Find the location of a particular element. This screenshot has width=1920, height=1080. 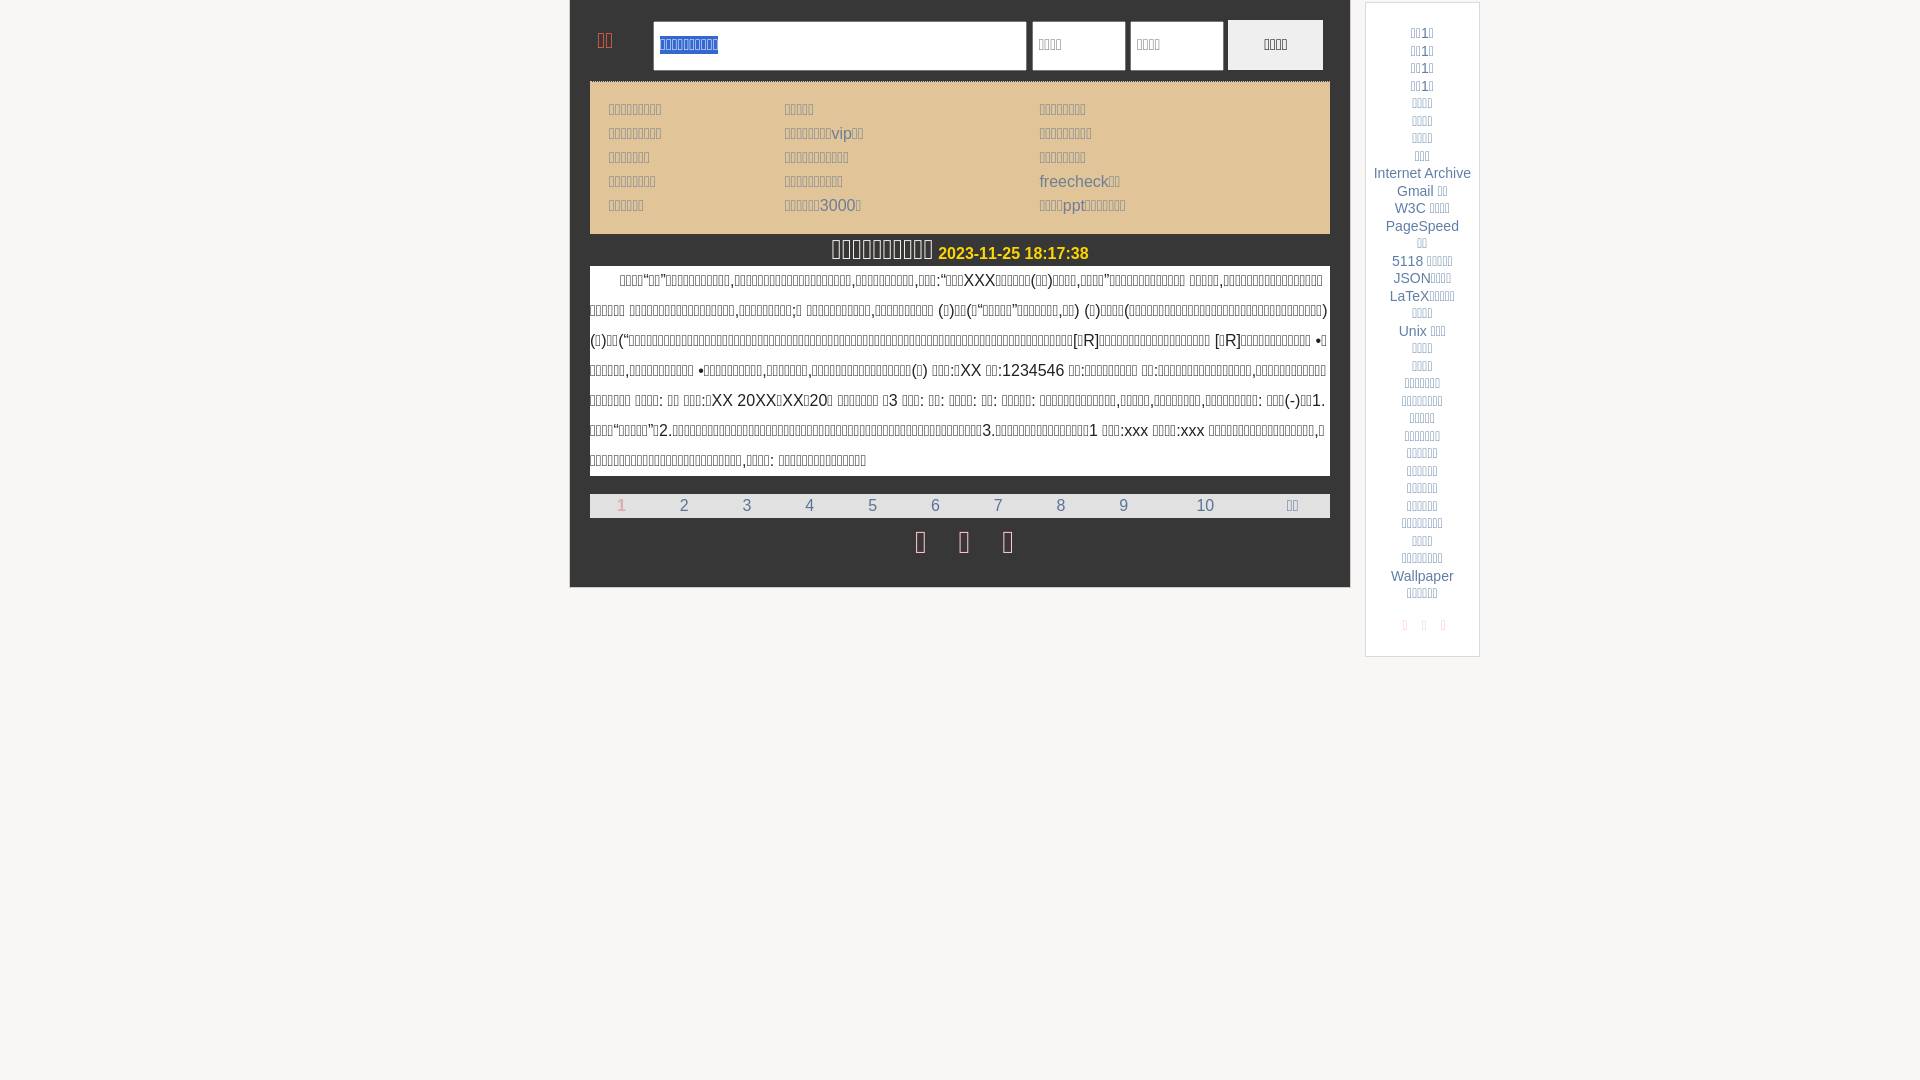

'2023-11-25 18:17:38' is located at coordinates (1012, 252).